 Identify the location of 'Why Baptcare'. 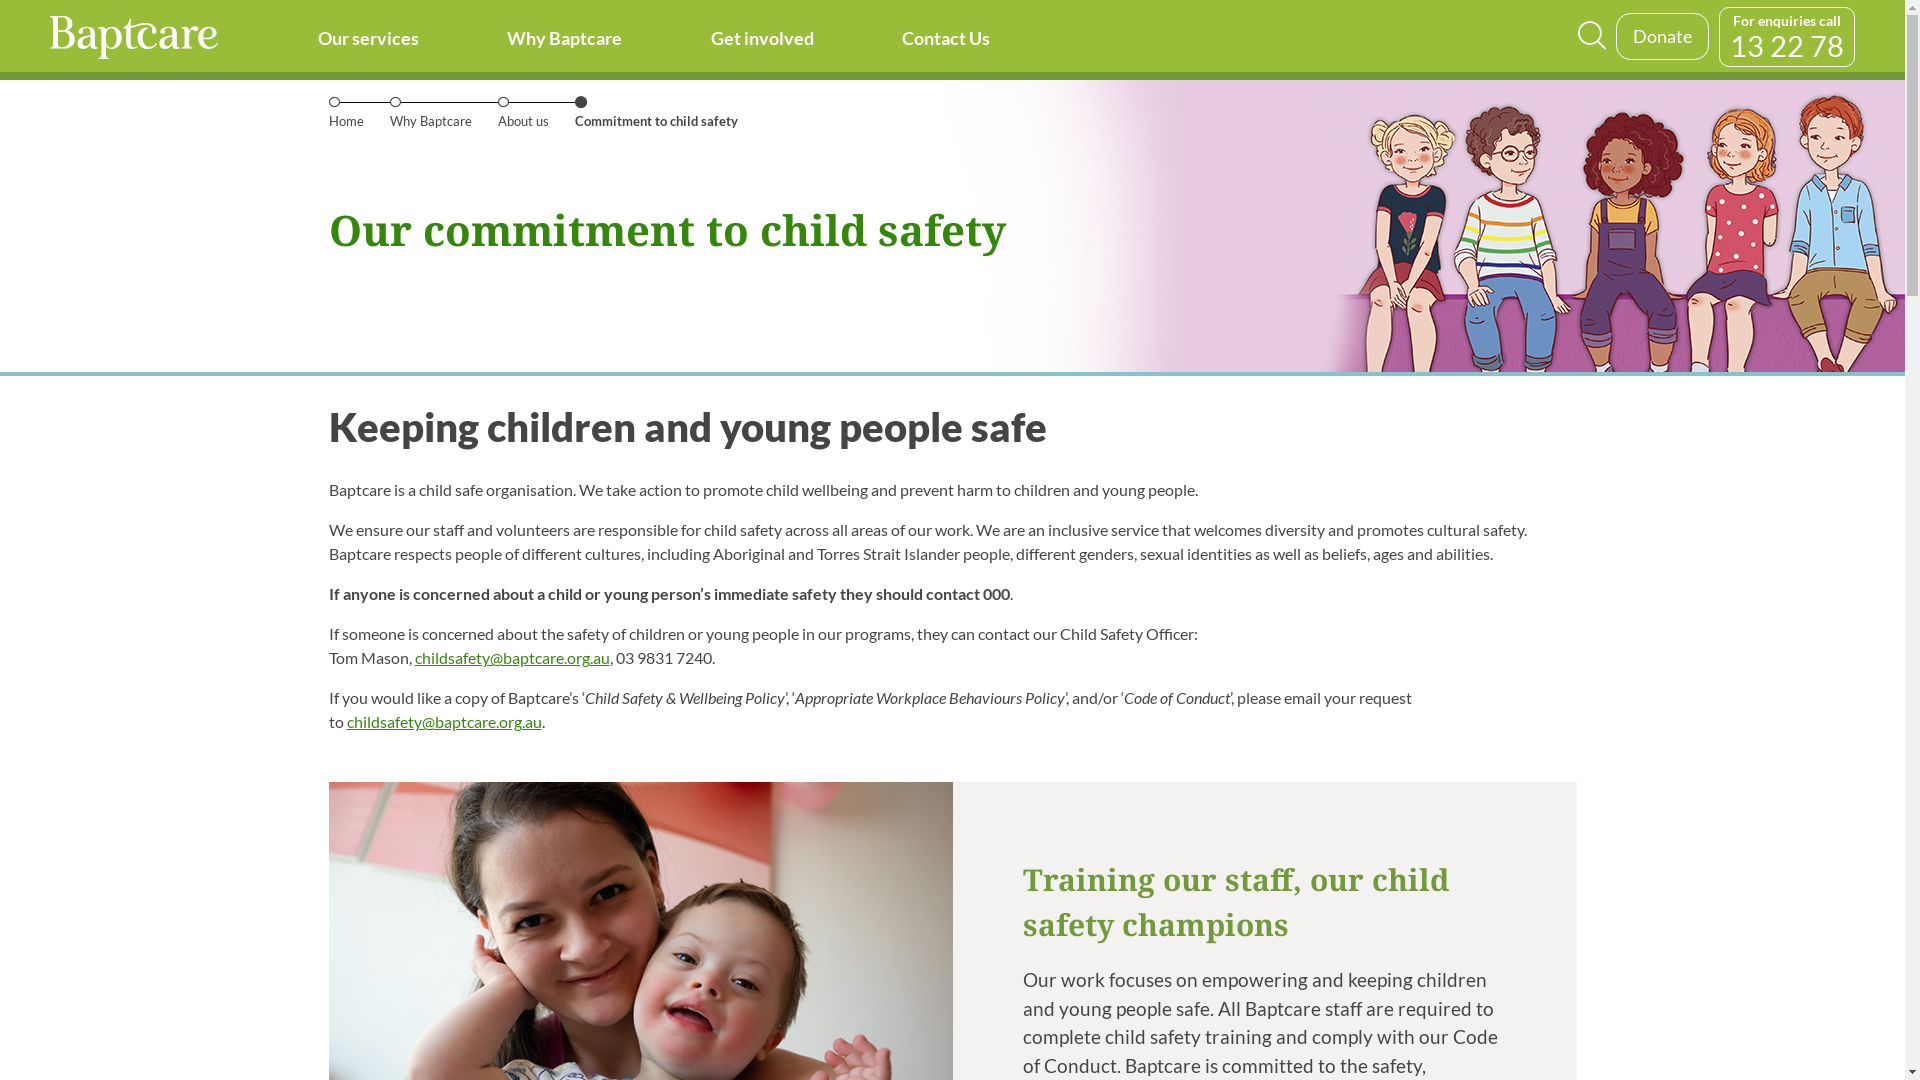
(563, 44).